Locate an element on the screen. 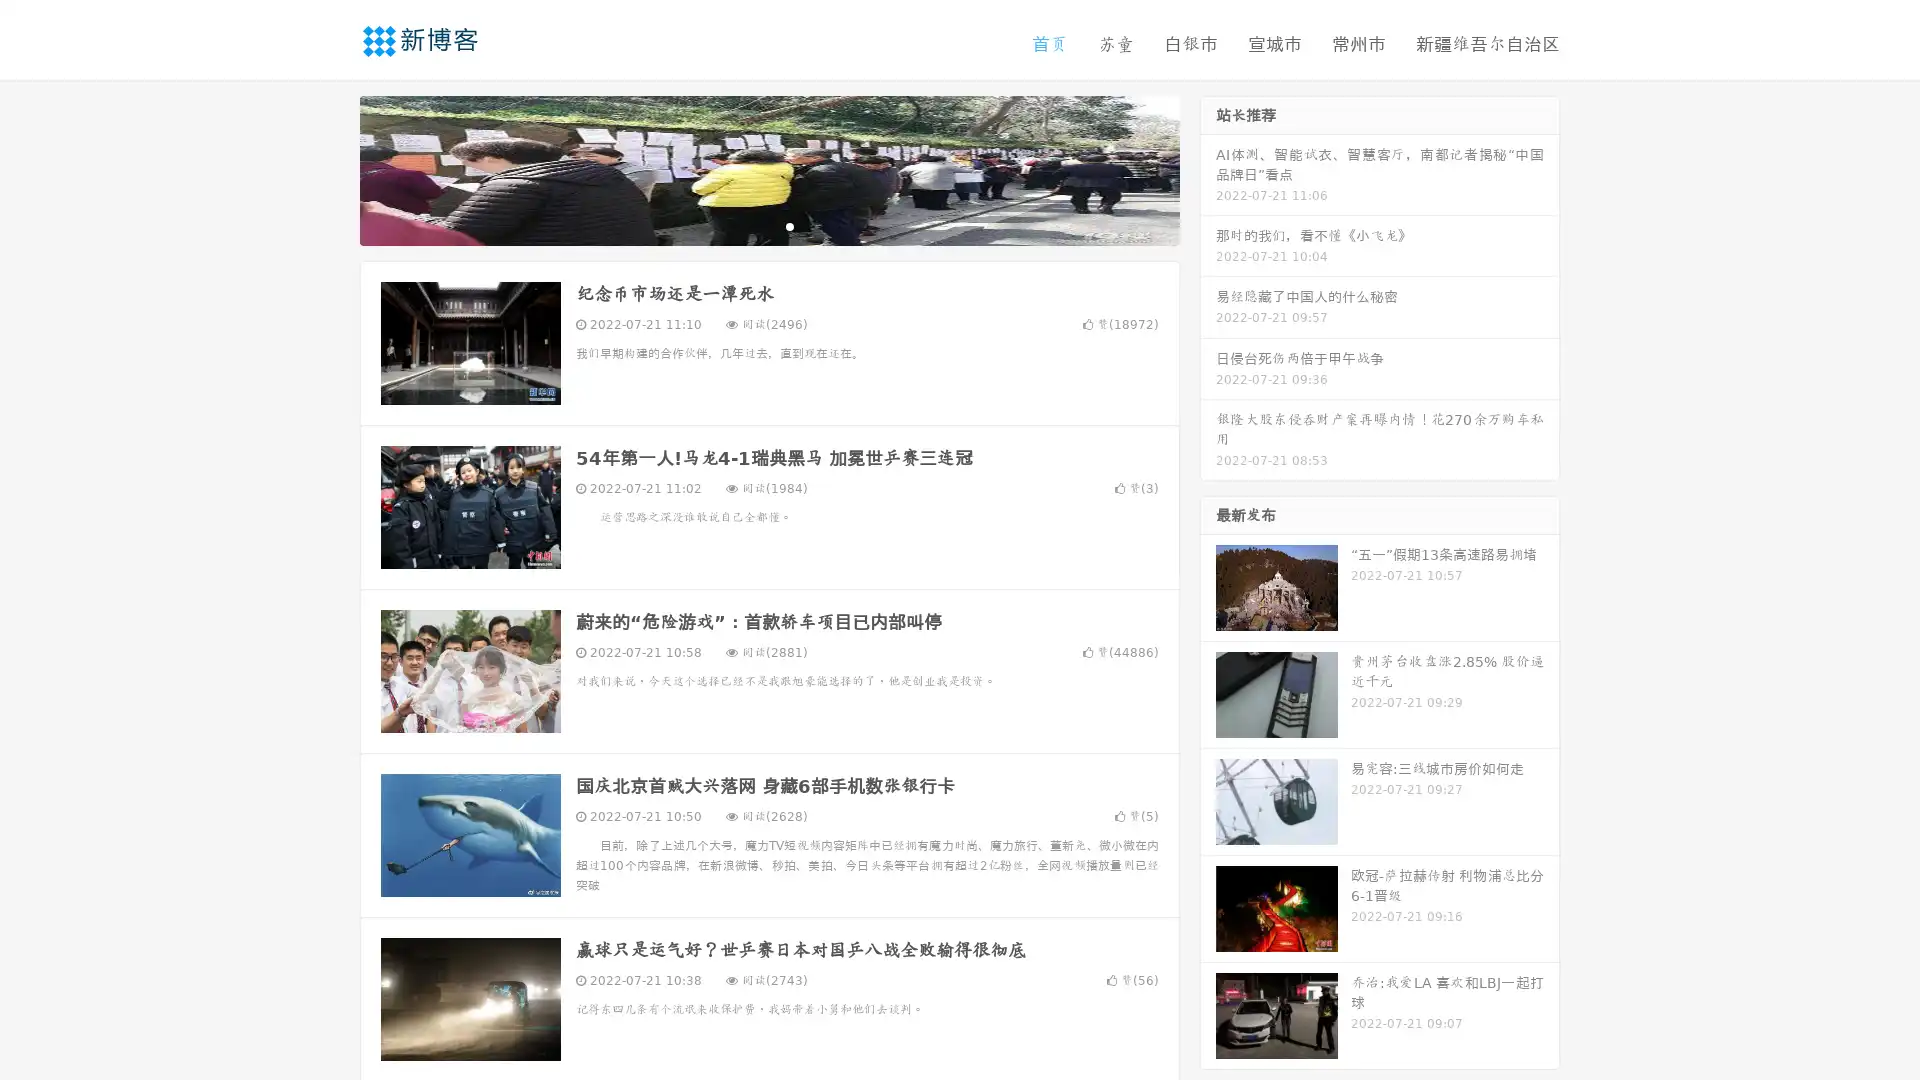  Go to slide 1 is located at coordinates (748, 225).